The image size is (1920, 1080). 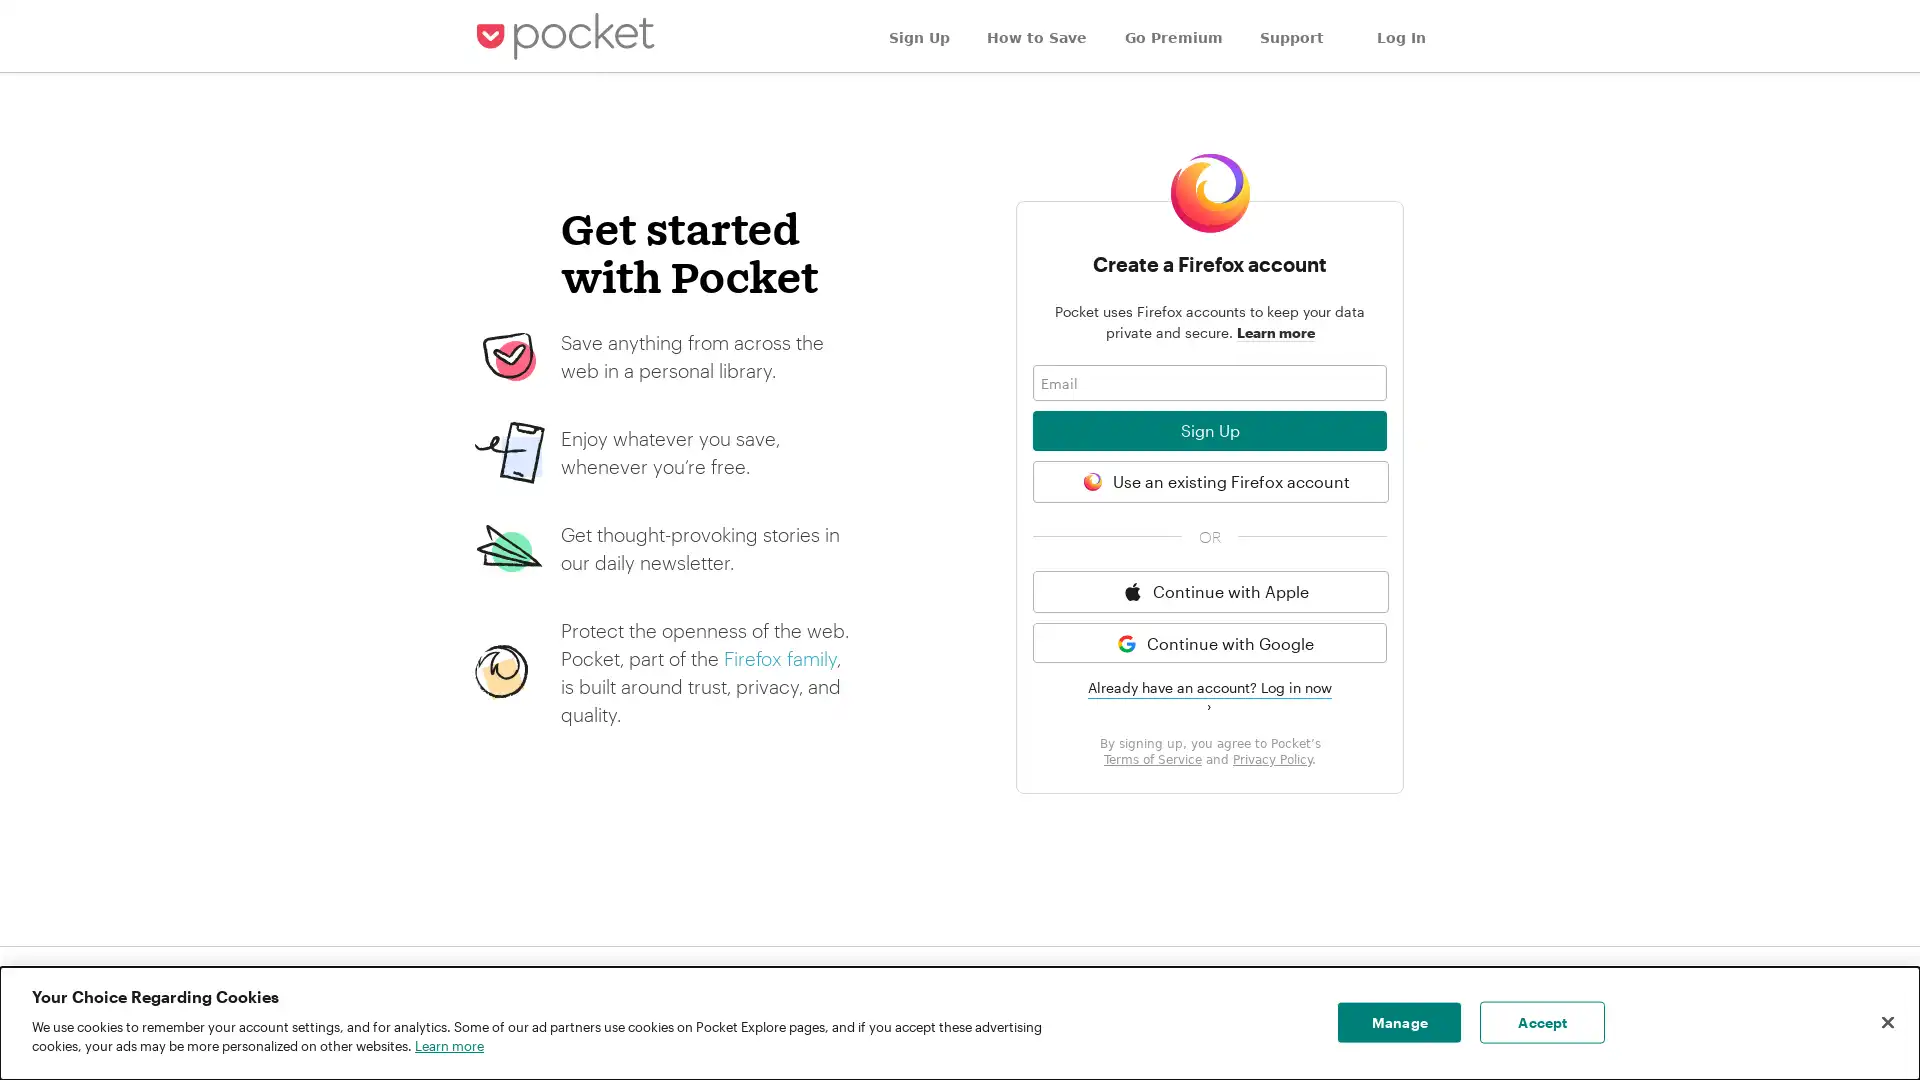 What do you see at coordinates (1208, 430) in the screenshot?
I see `Sign Up` at bounding box center [1208, 430].